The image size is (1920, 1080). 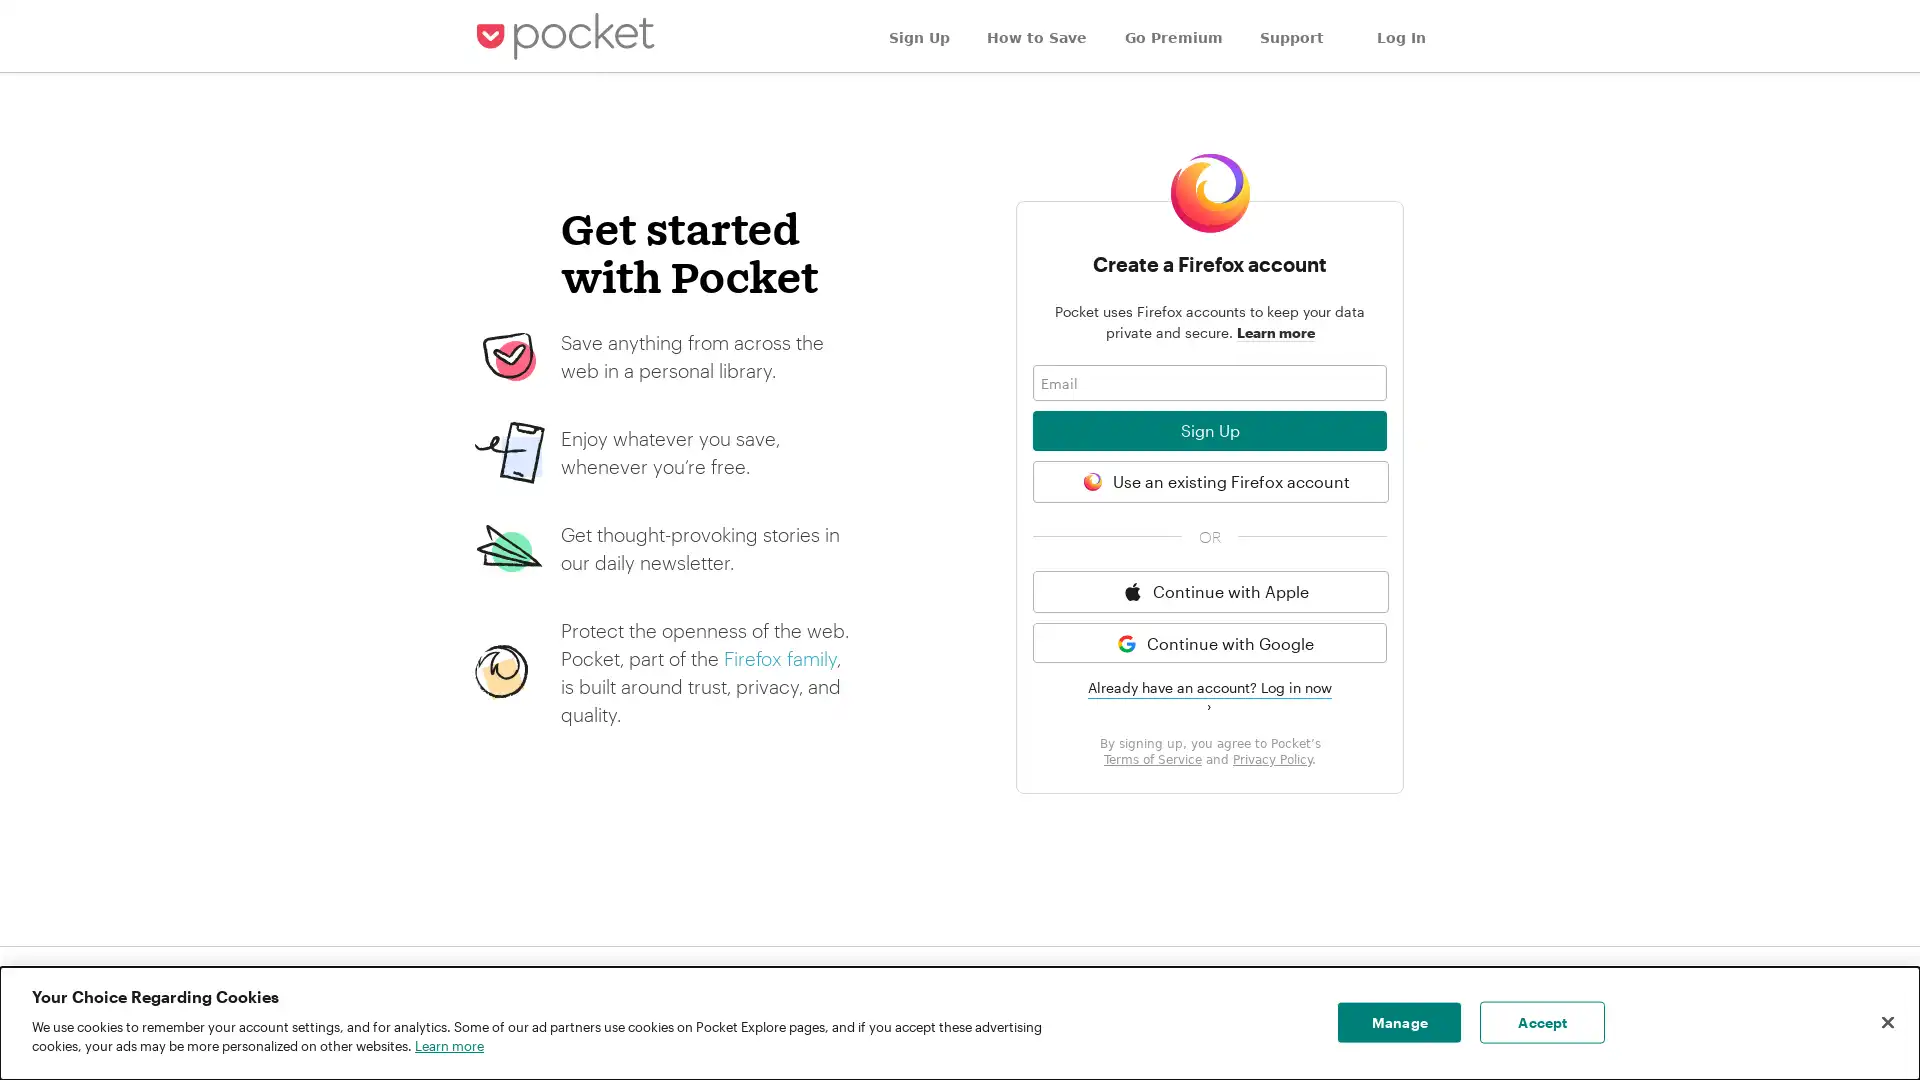 What do you see at coordinates (1208, 430) in the screenshot?
I see `Sign Up` at bounding box center [1208, 430].